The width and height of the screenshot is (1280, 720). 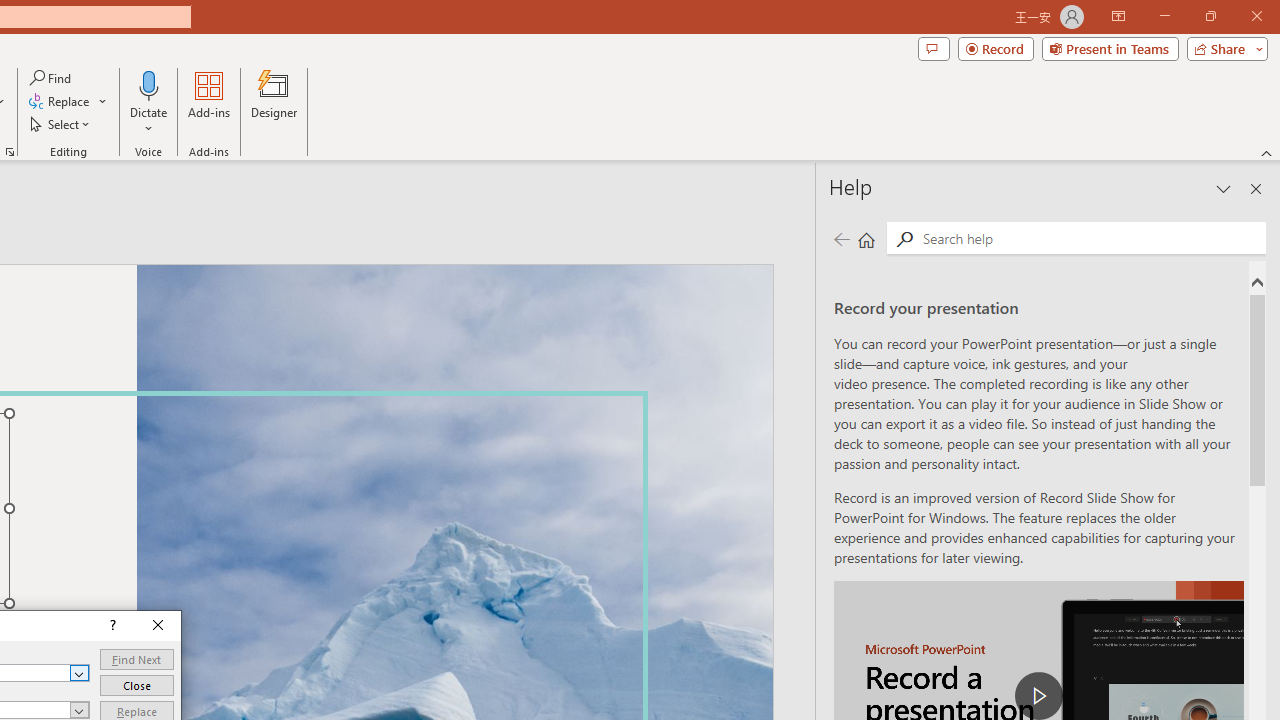 I want to click on 'Context help', so click(x=110, y=625).